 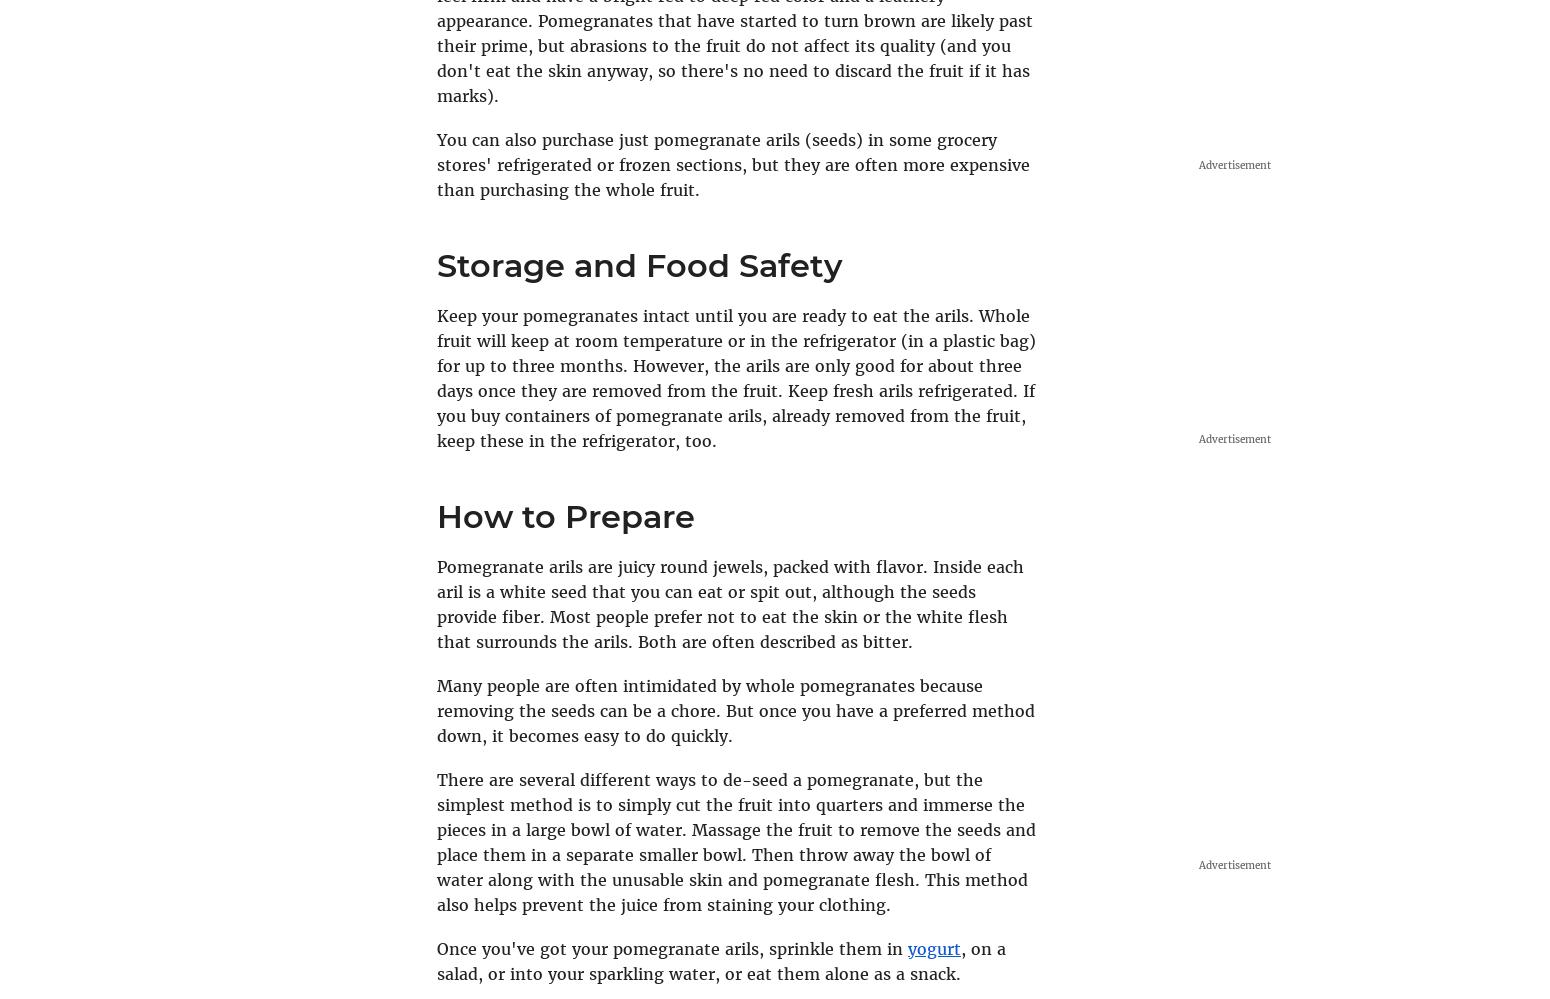 I want to click on 'Pomegranate arils are juicy round jewels, packed with flavor. Inside each aril is a white seed that you can eat or spit out, although the seeds provide fiber. Most people prefer not to eat the skin or the white flesh that surrounds the arils. Both are often described as bitter.', so click(x=730, y=603).